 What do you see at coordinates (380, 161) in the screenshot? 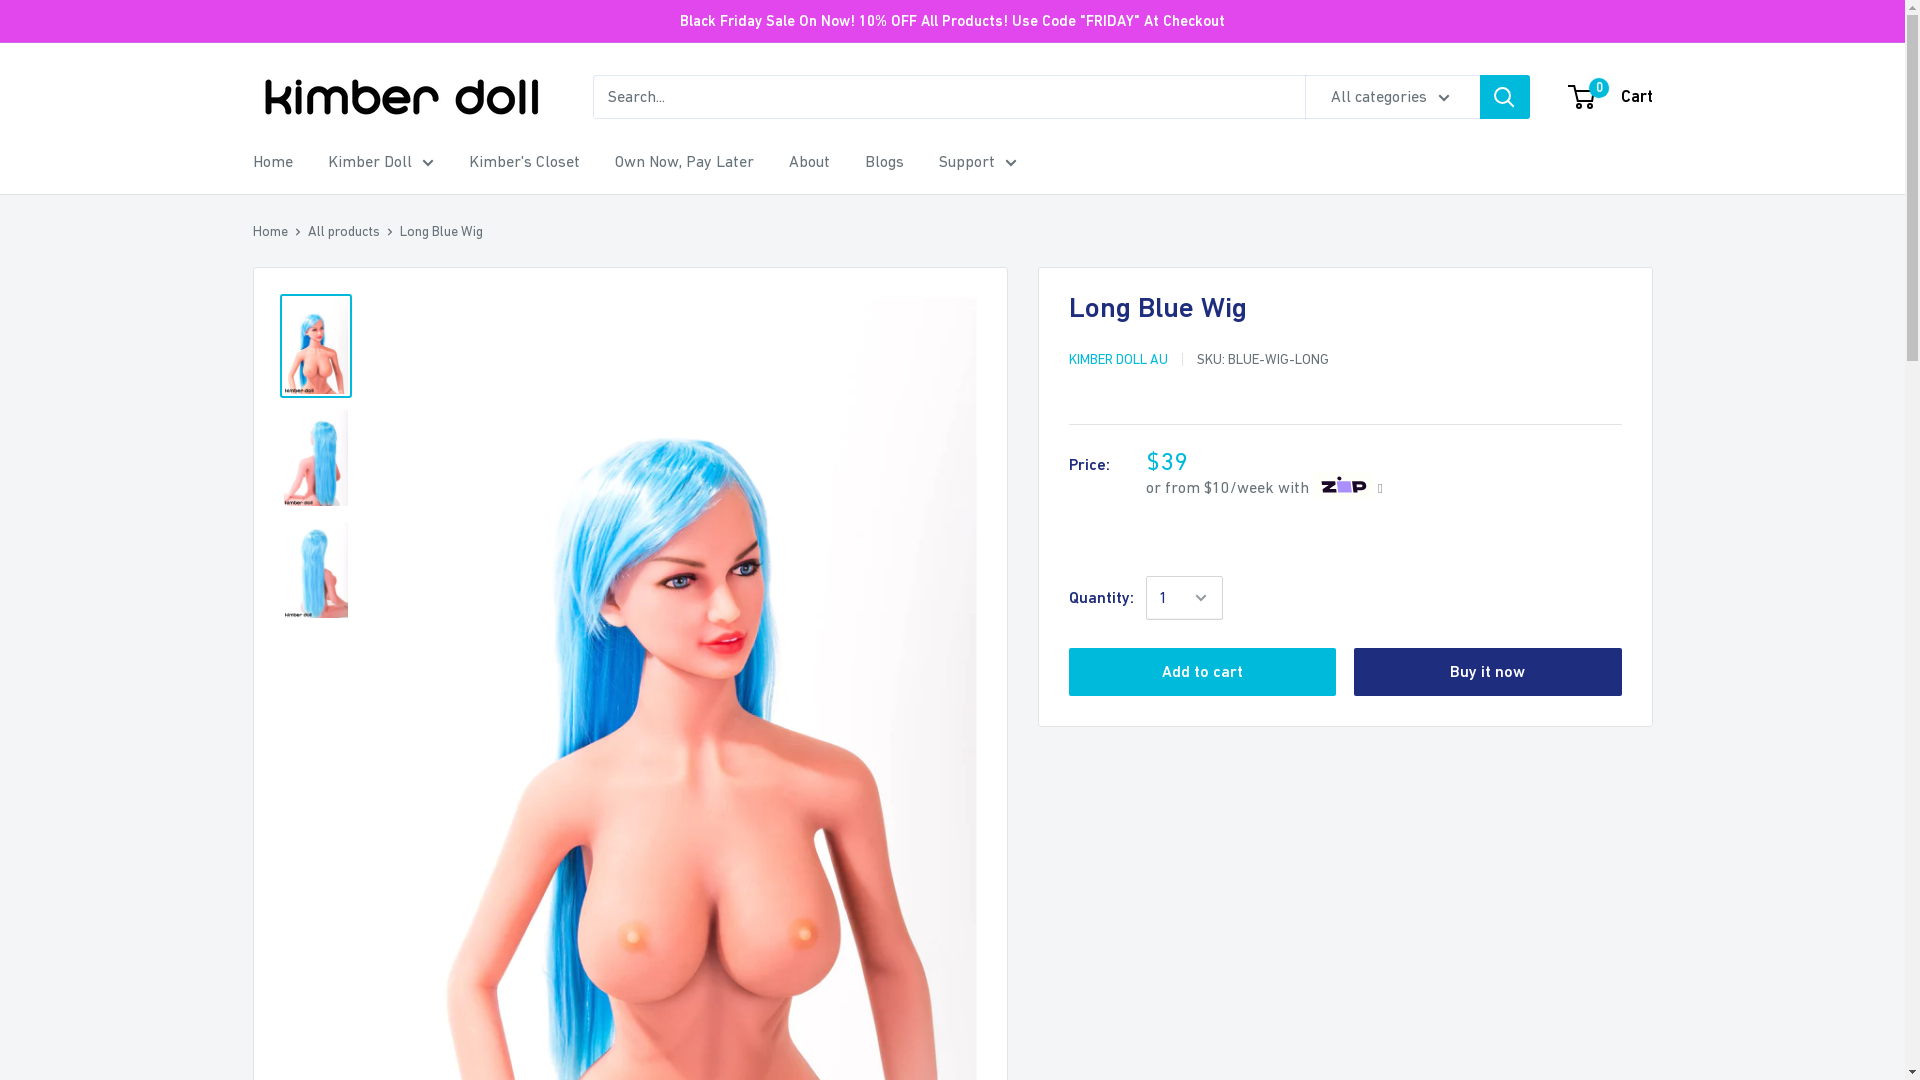
I see `'Kimber Doll'` at bounding box center [380, 161].